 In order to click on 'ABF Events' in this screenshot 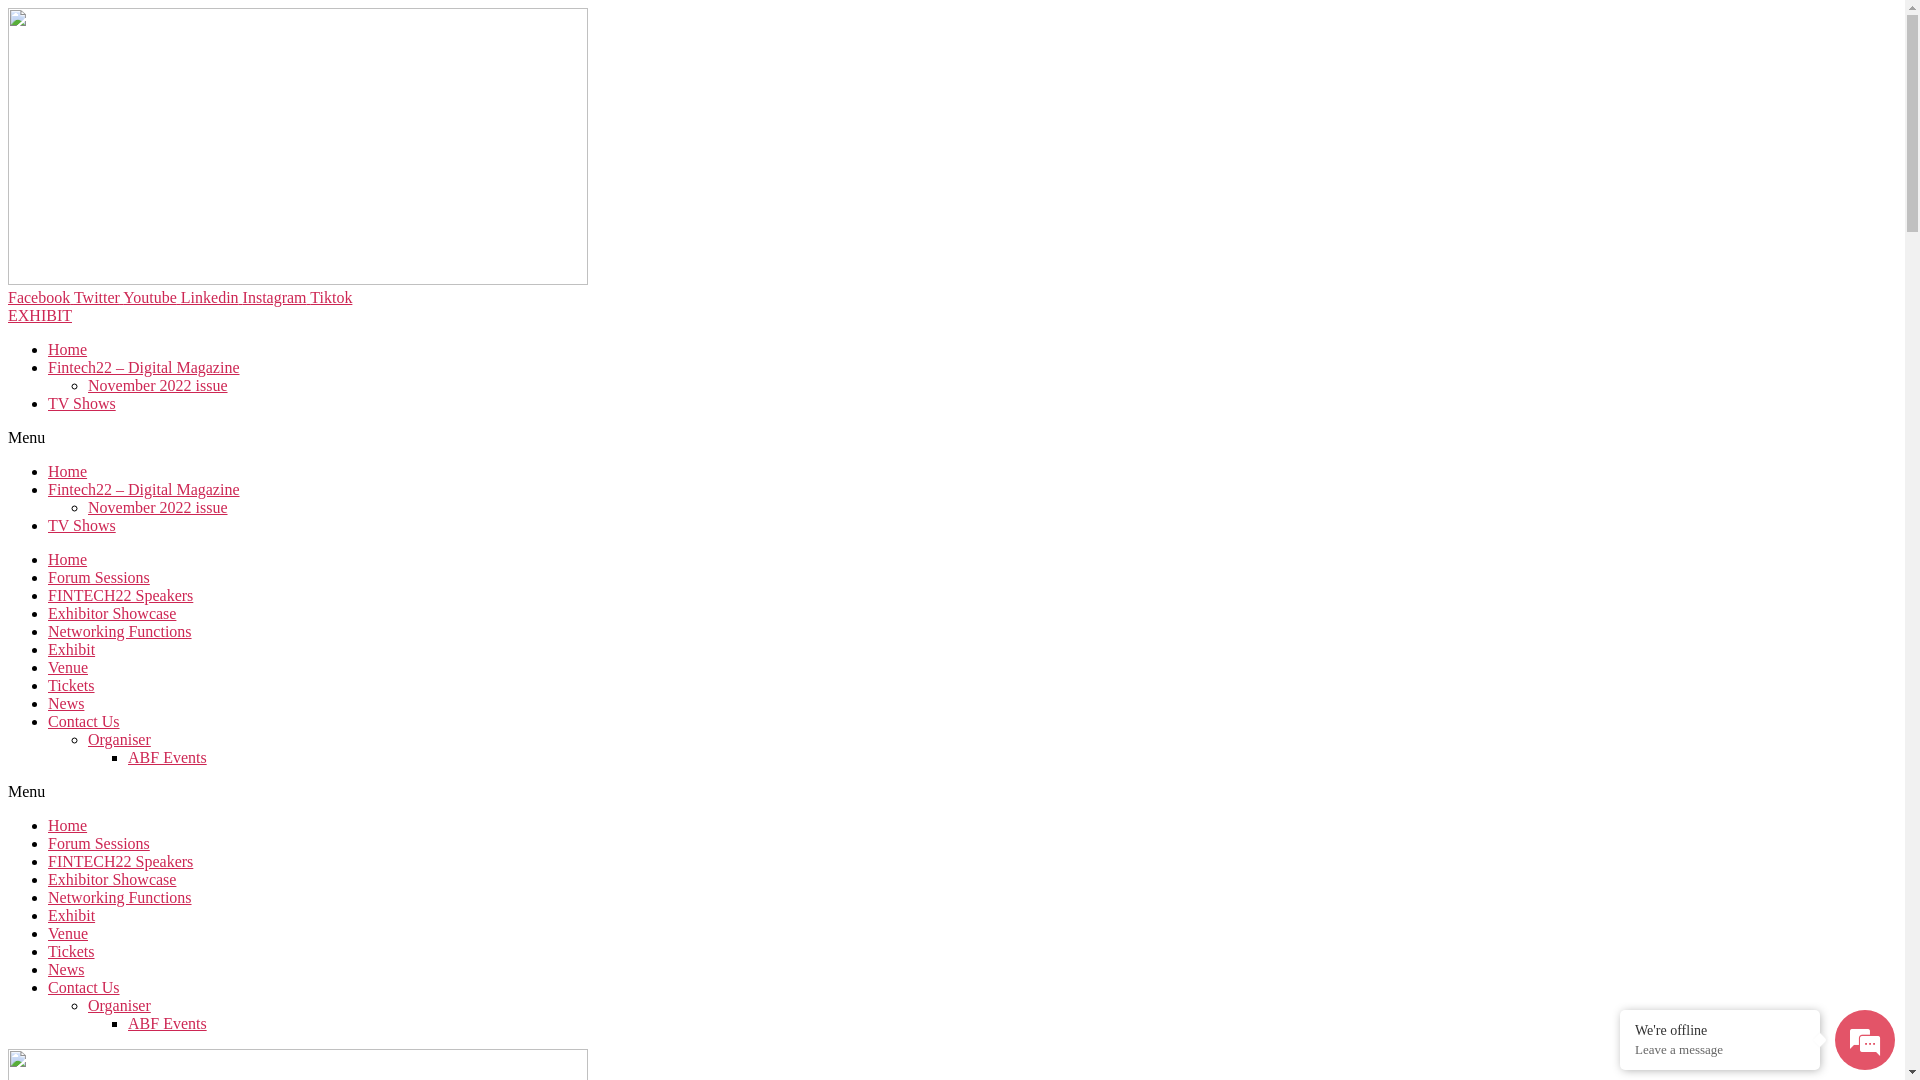, I will do `click(167, 757)`.